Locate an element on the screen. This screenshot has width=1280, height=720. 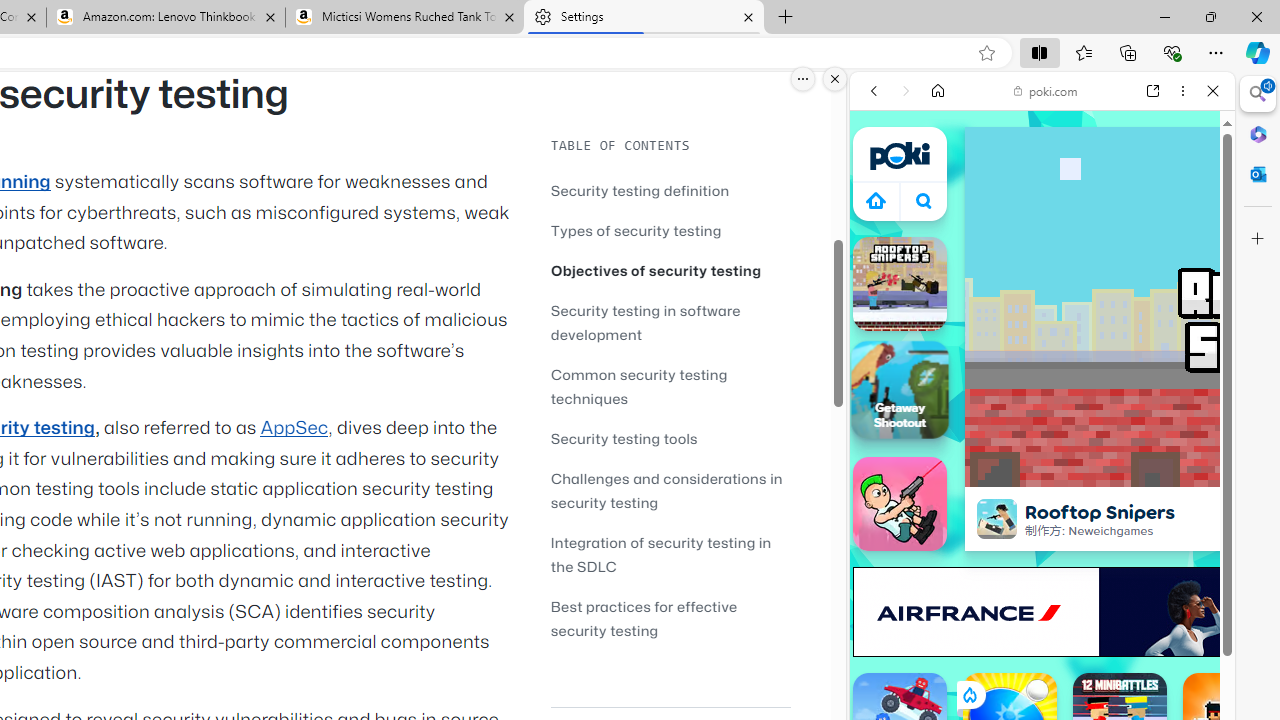
'Two Player Games' is located at coordinates (1041, 568).